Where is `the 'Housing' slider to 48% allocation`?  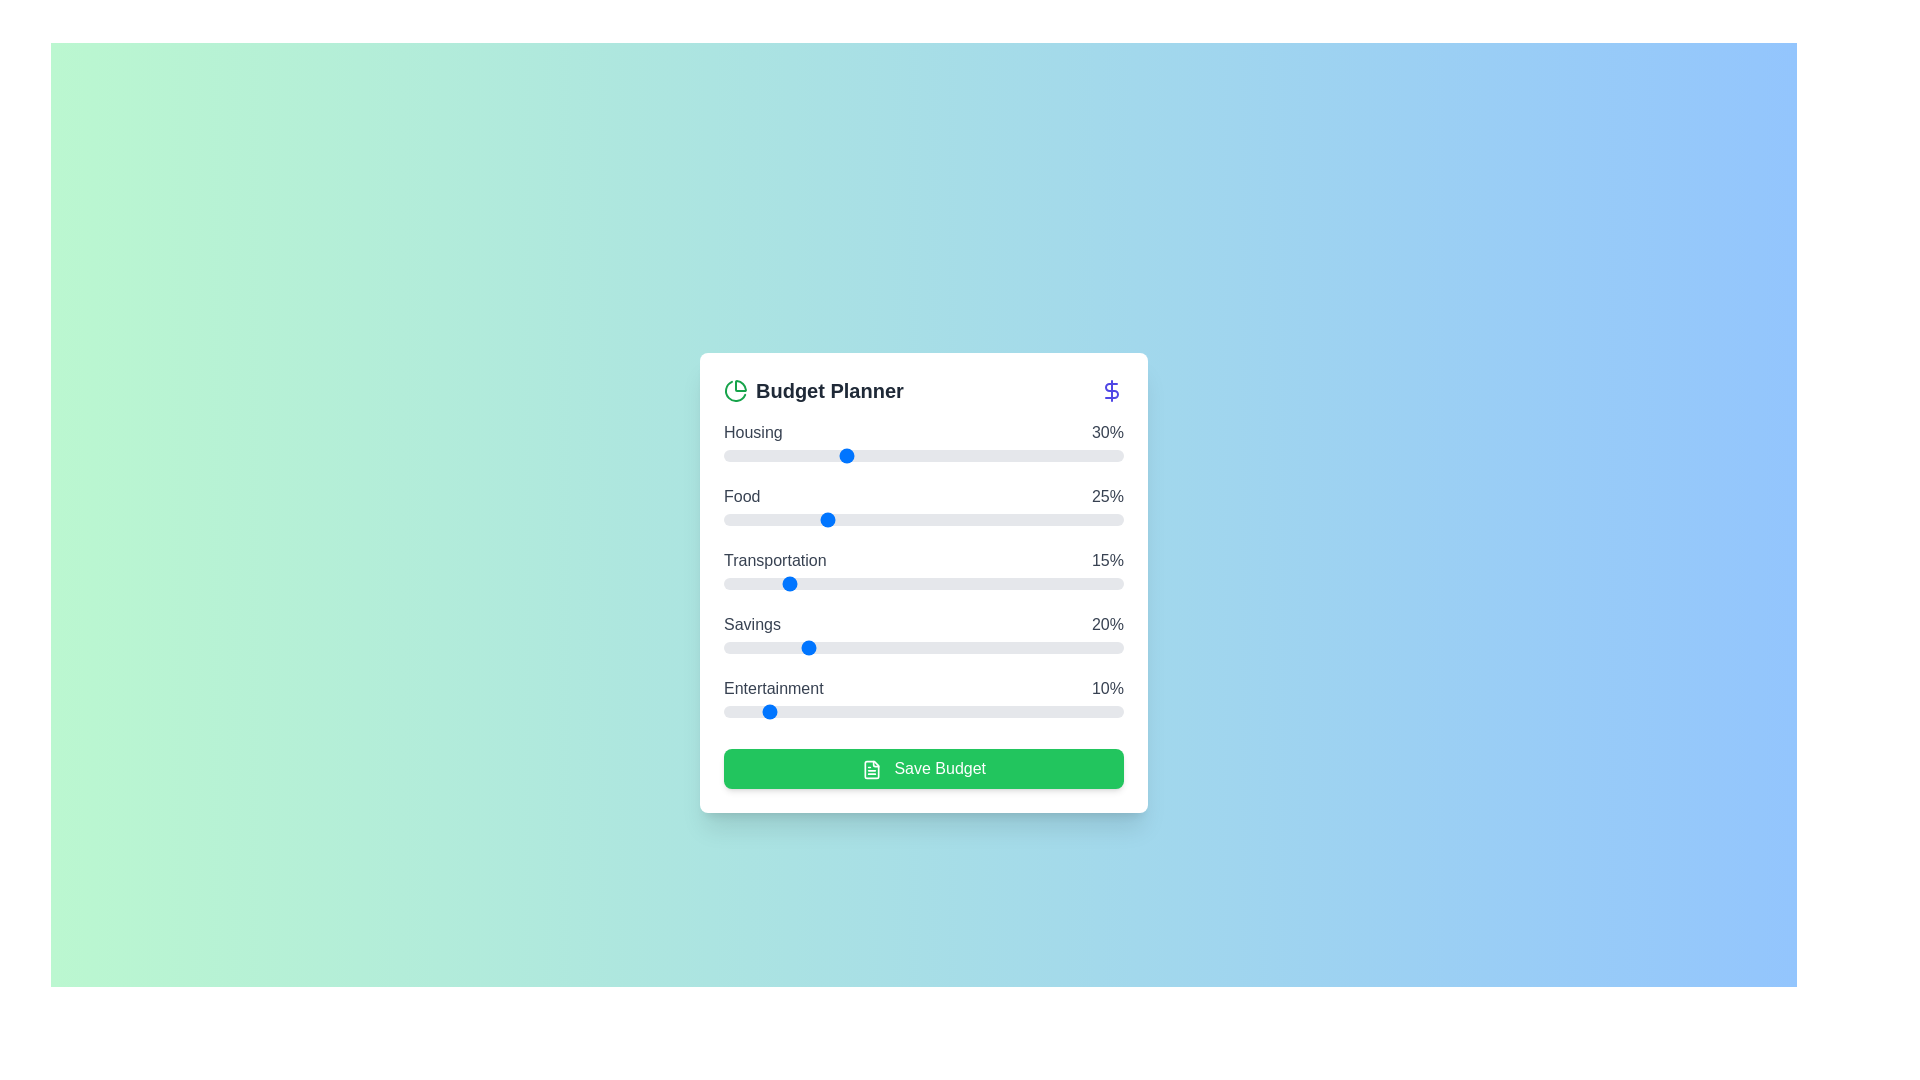
the 'Housing' slider to 48% allocation is located at coordinates (915, 455).